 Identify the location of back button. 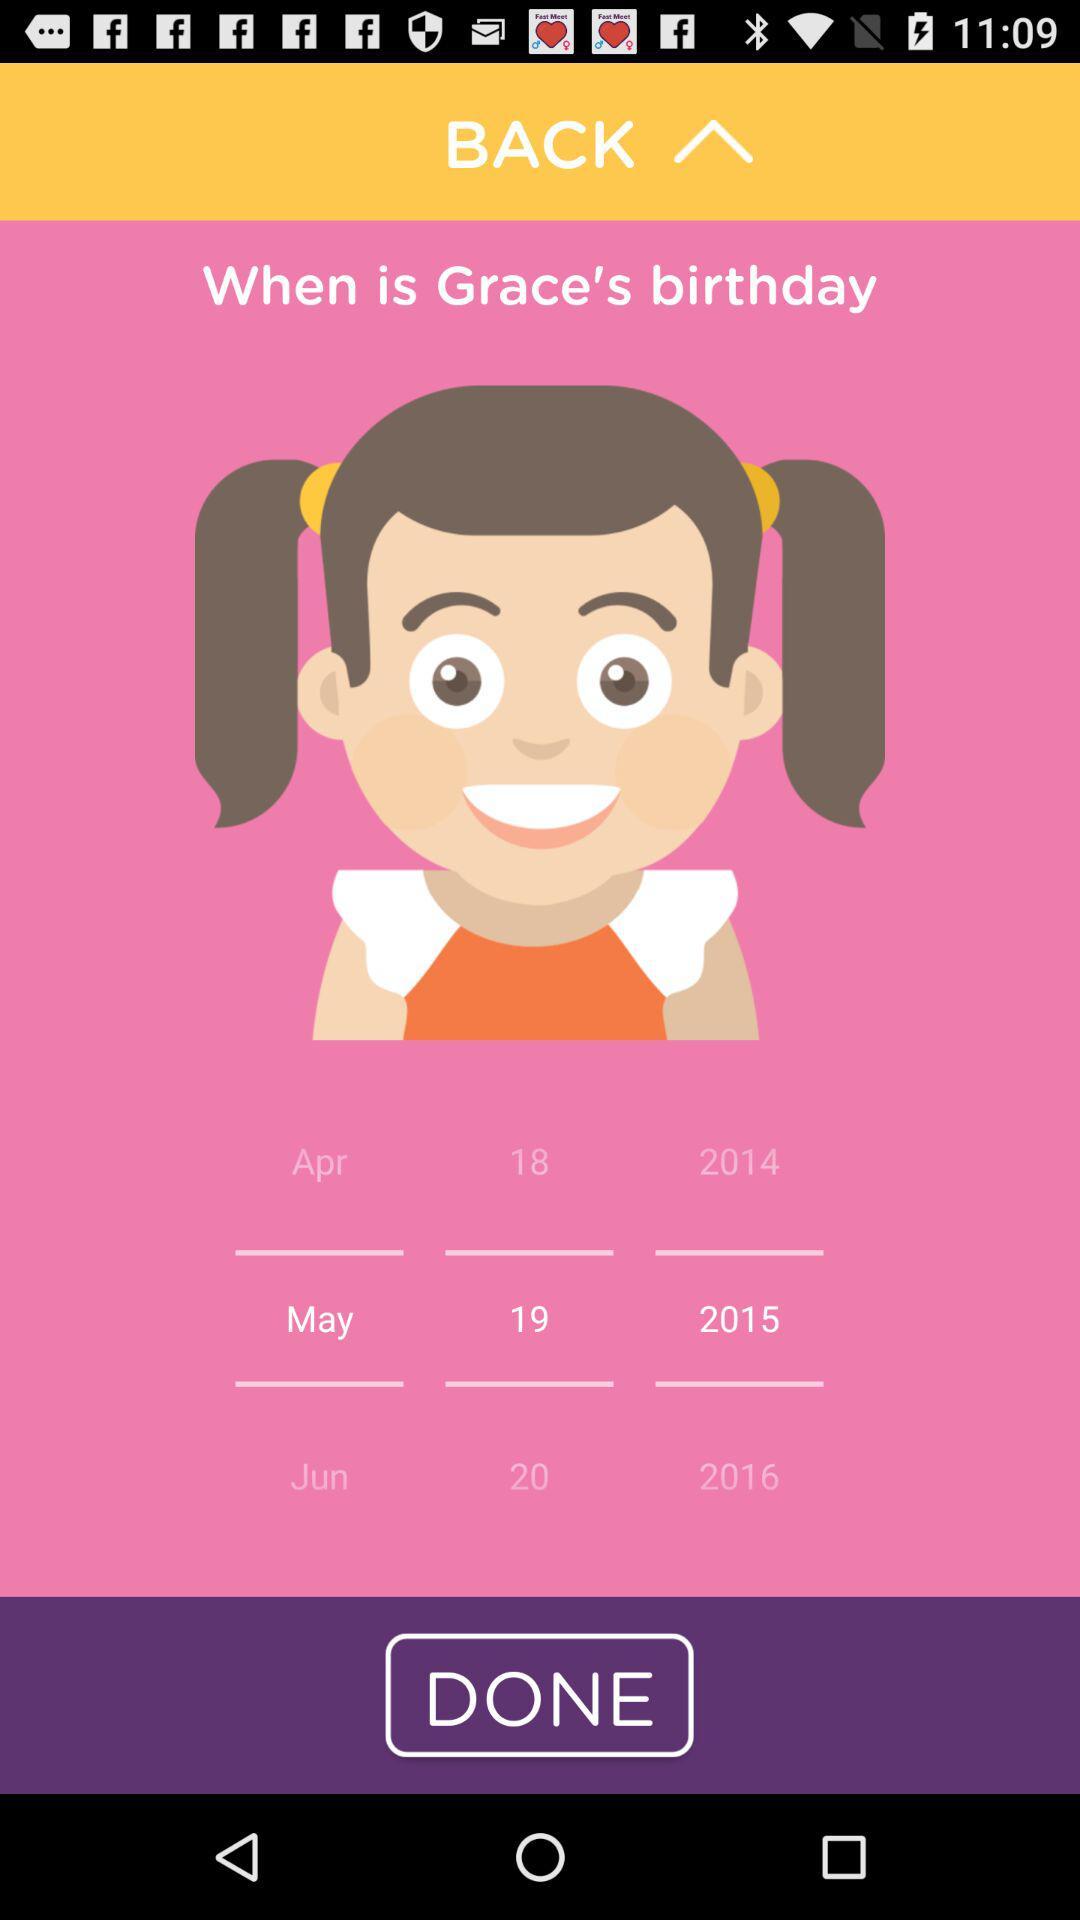
(540, 140).